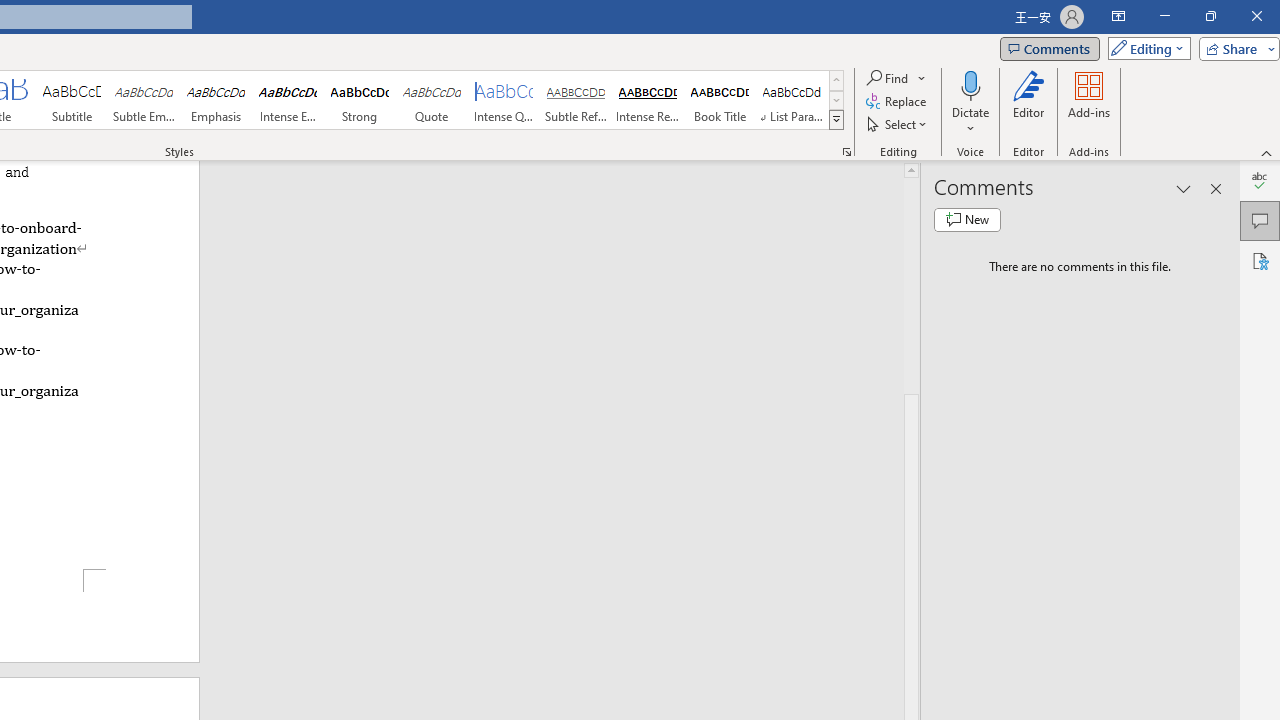  What do you see at coordinates (504, 100) in the screenshot?
I see `'Intense Quote'` at bounding box center [504, 100].